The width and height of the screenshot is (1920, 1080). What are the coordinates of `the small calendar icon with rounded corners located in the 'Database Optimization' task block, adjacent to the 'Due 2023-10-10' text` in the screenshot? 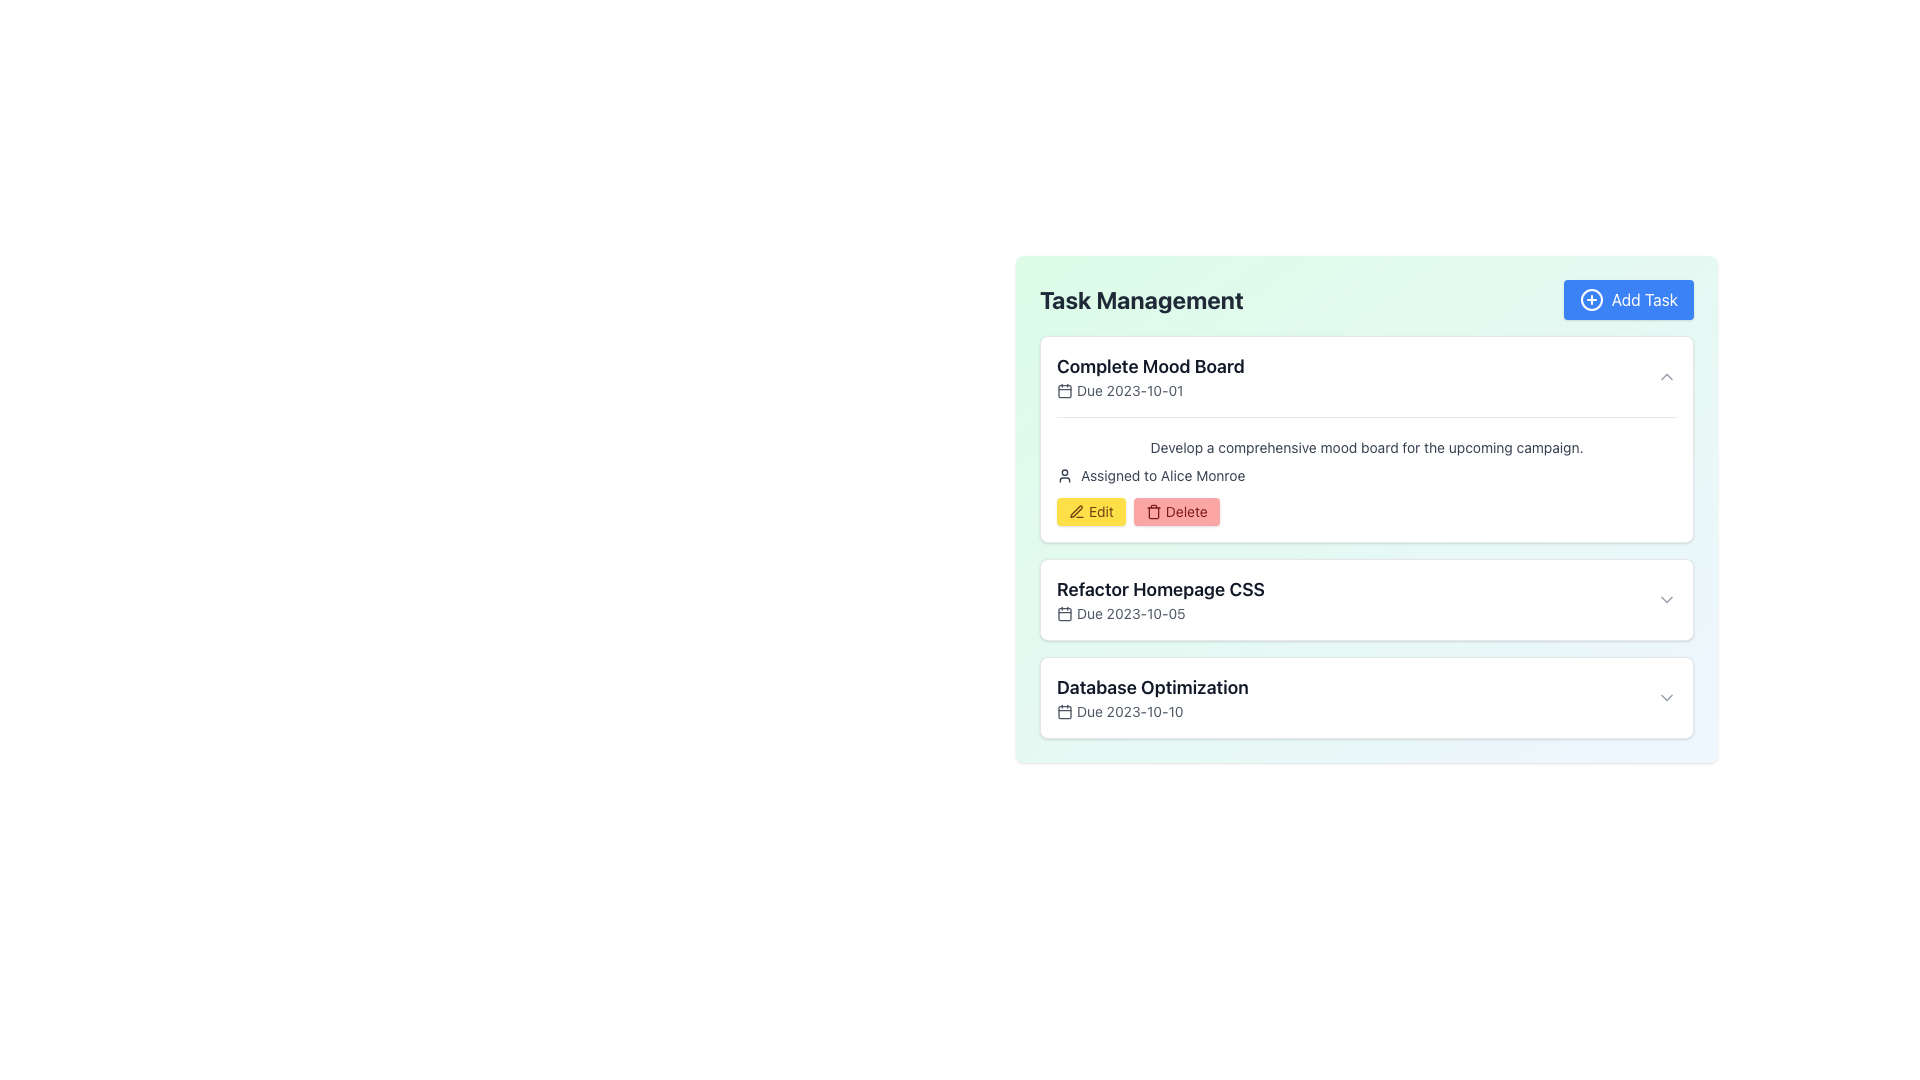 It's located at (1064, 711).